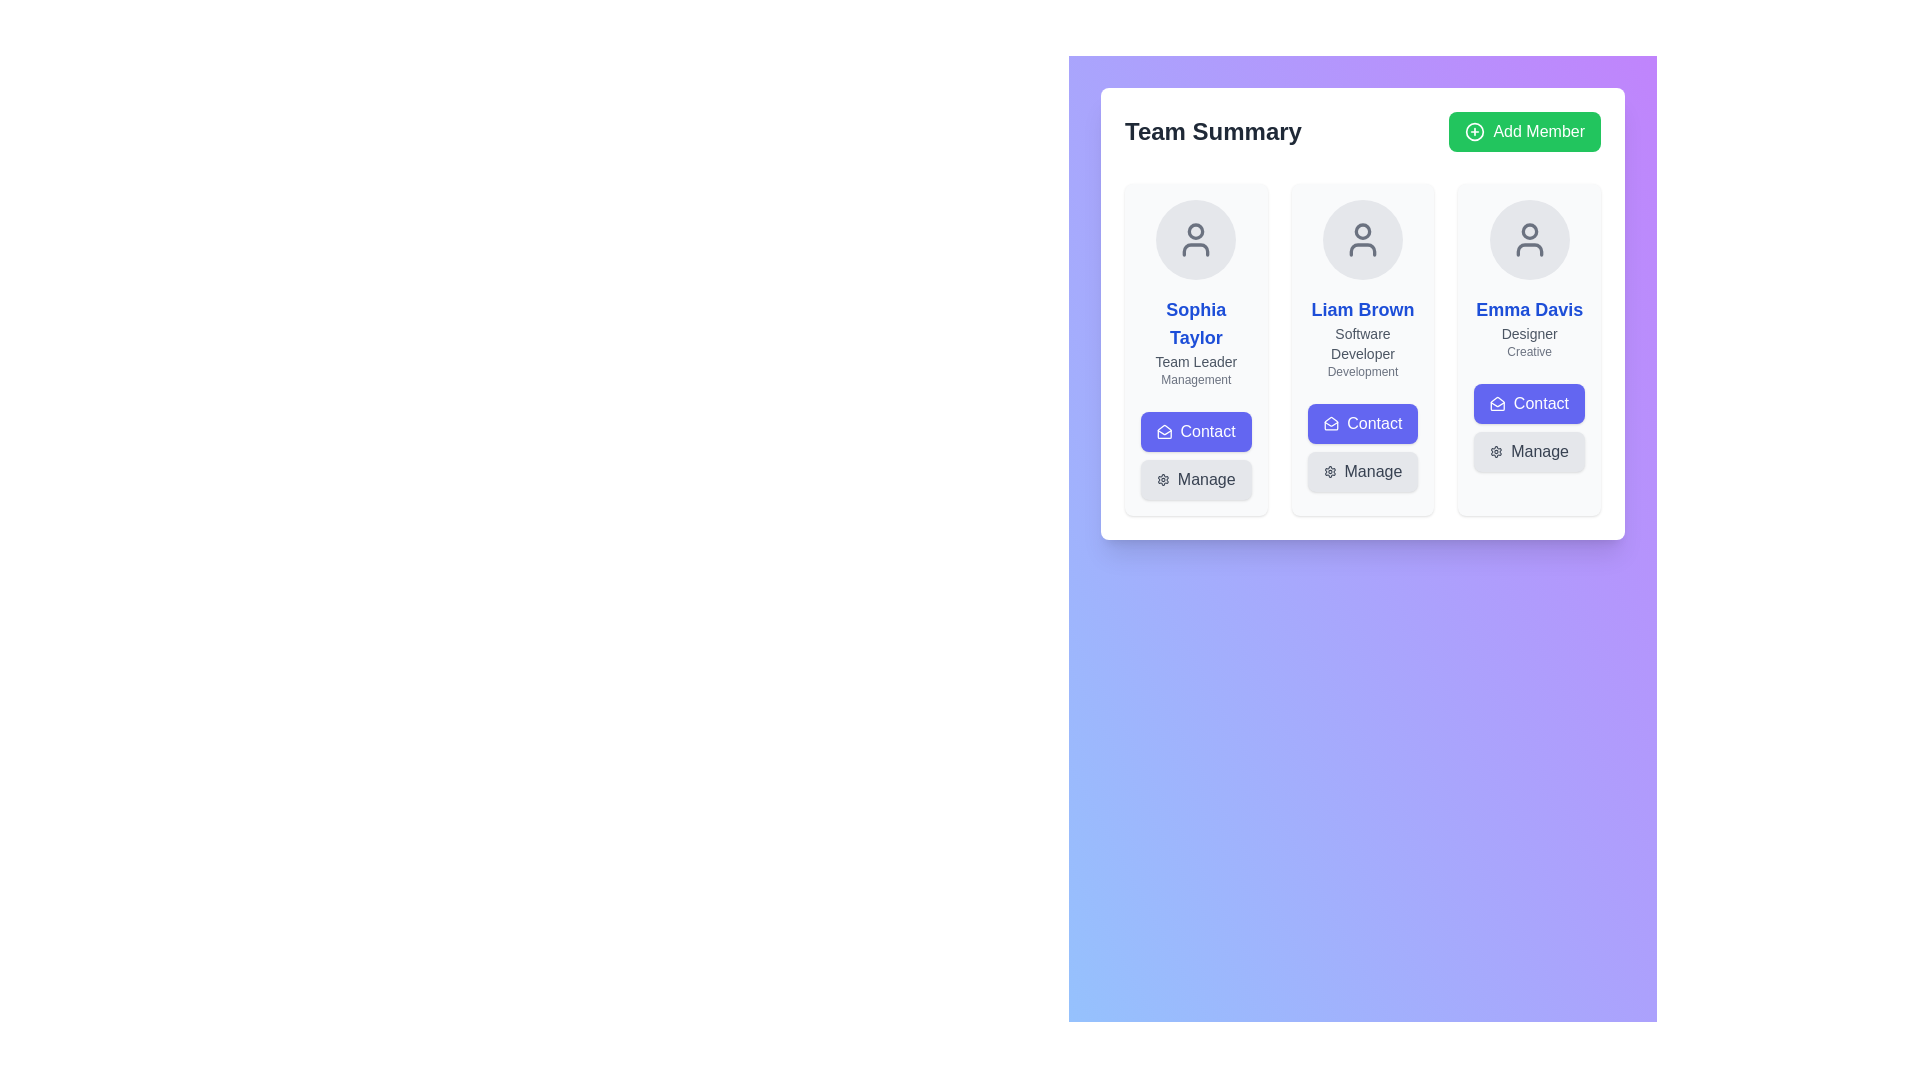  I want to click on the 'Contact' and 'Manage' buttons of the 'Emma Davis' profile in the rightmost card, so click(1528, 427).